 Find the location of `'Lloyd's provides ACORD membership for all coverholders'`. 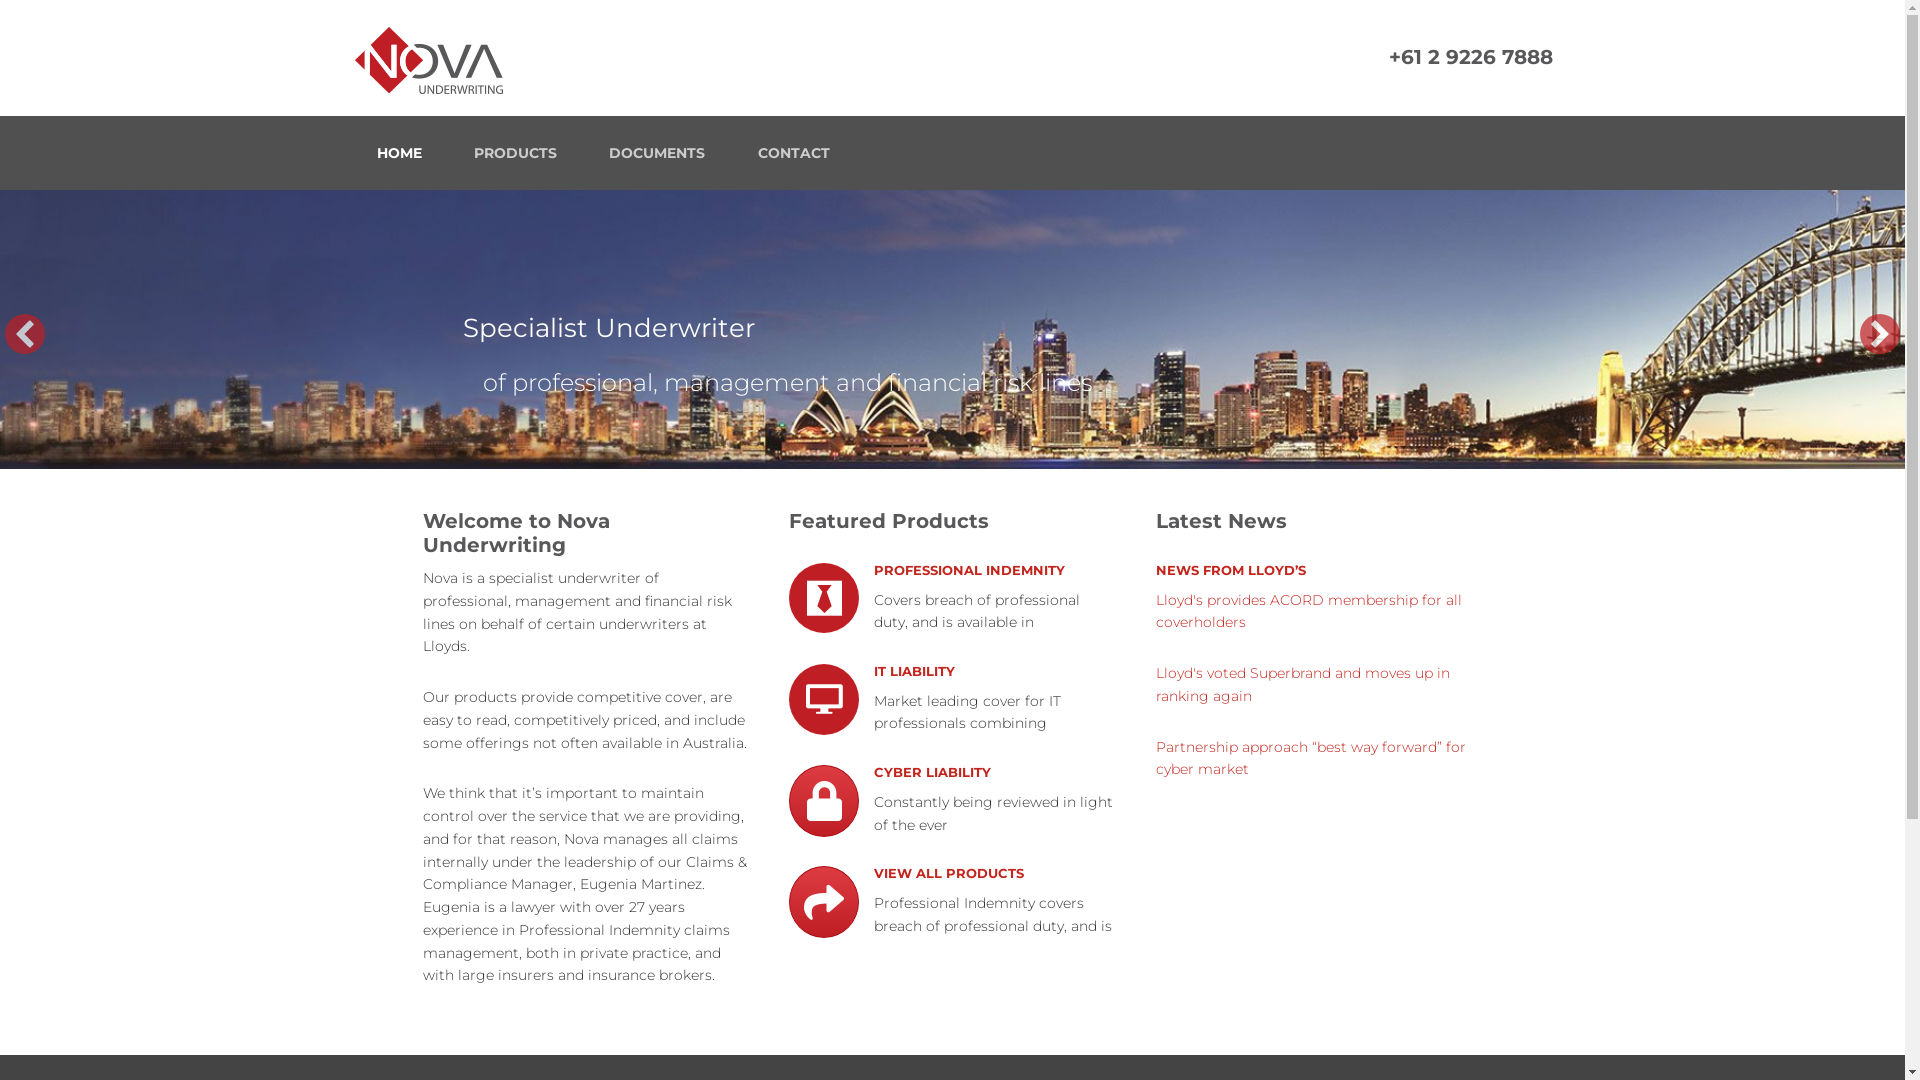

'Lloyd's provides ACORD membership for all coverholders' is located at coordinates (1309, 611).